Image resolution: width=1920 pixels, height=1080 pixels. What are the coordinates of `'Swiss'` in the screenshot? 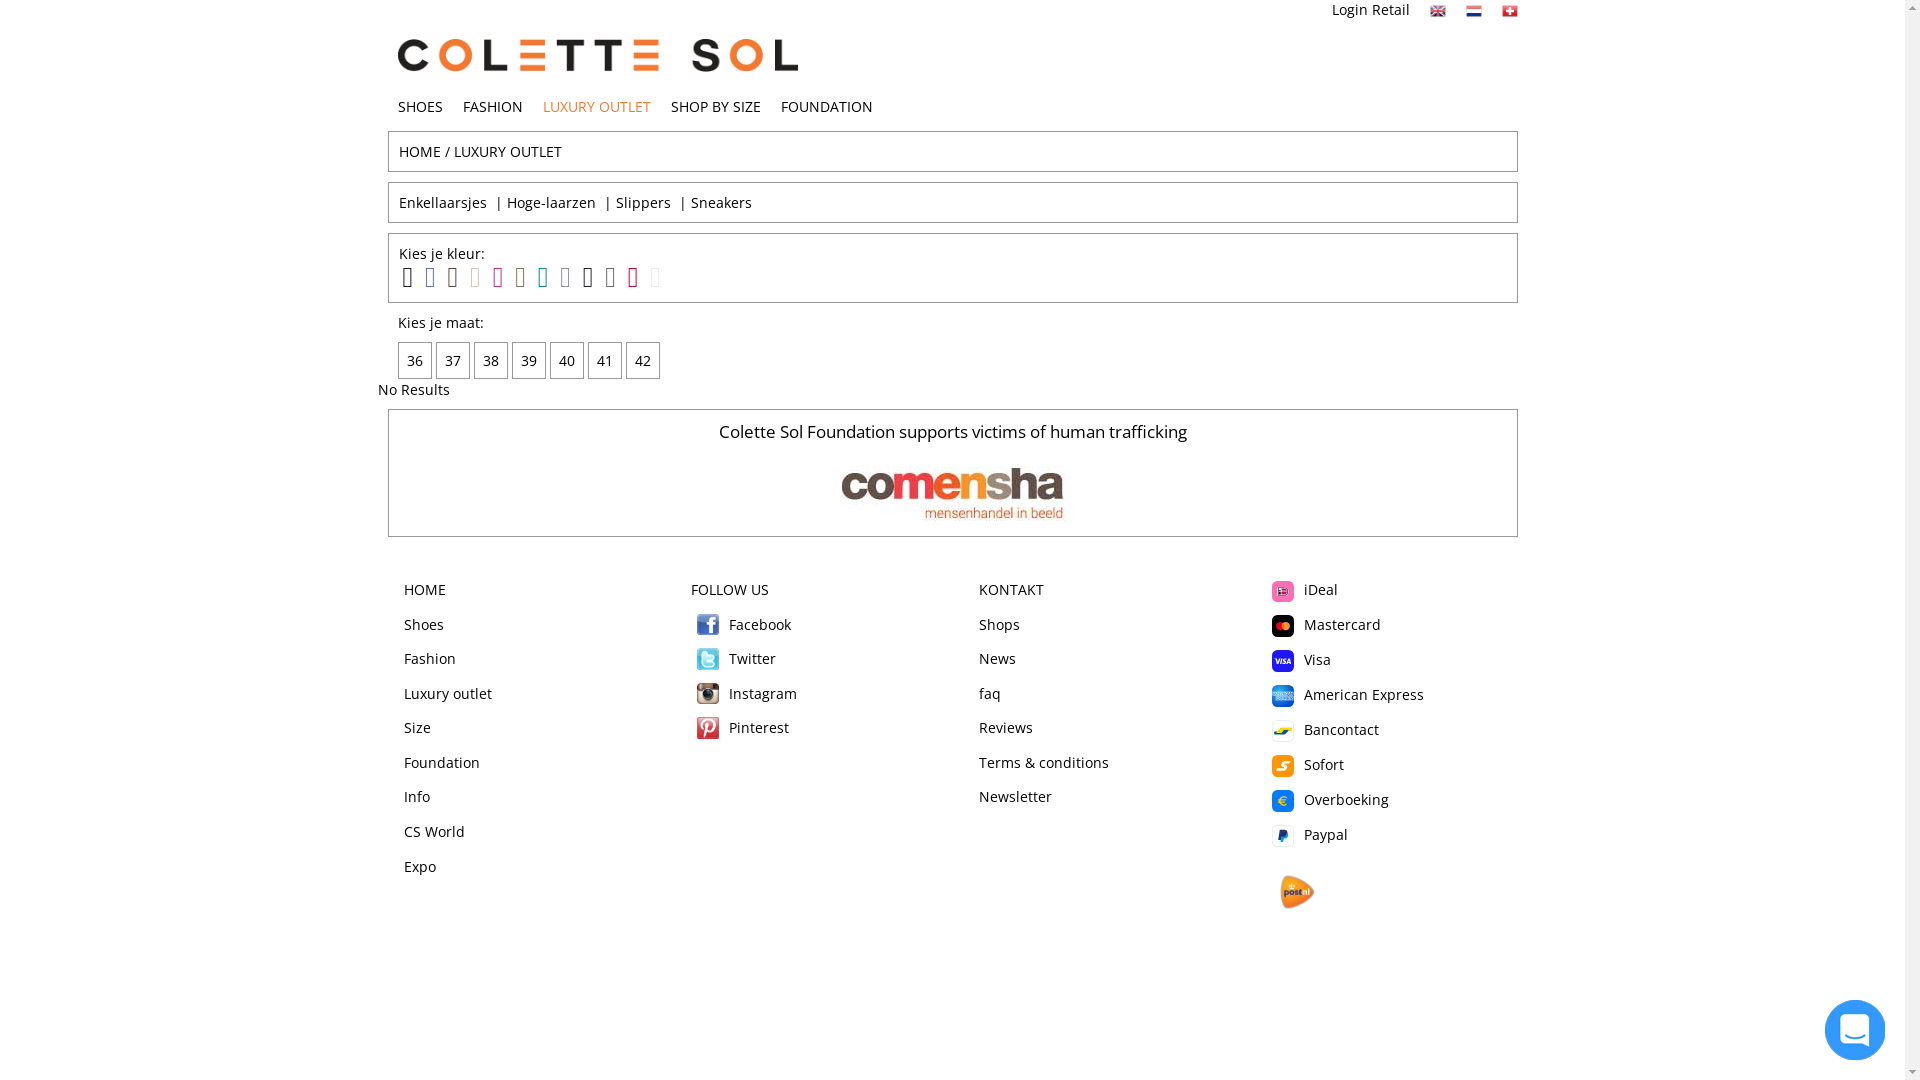 It's located at (1510, 11).